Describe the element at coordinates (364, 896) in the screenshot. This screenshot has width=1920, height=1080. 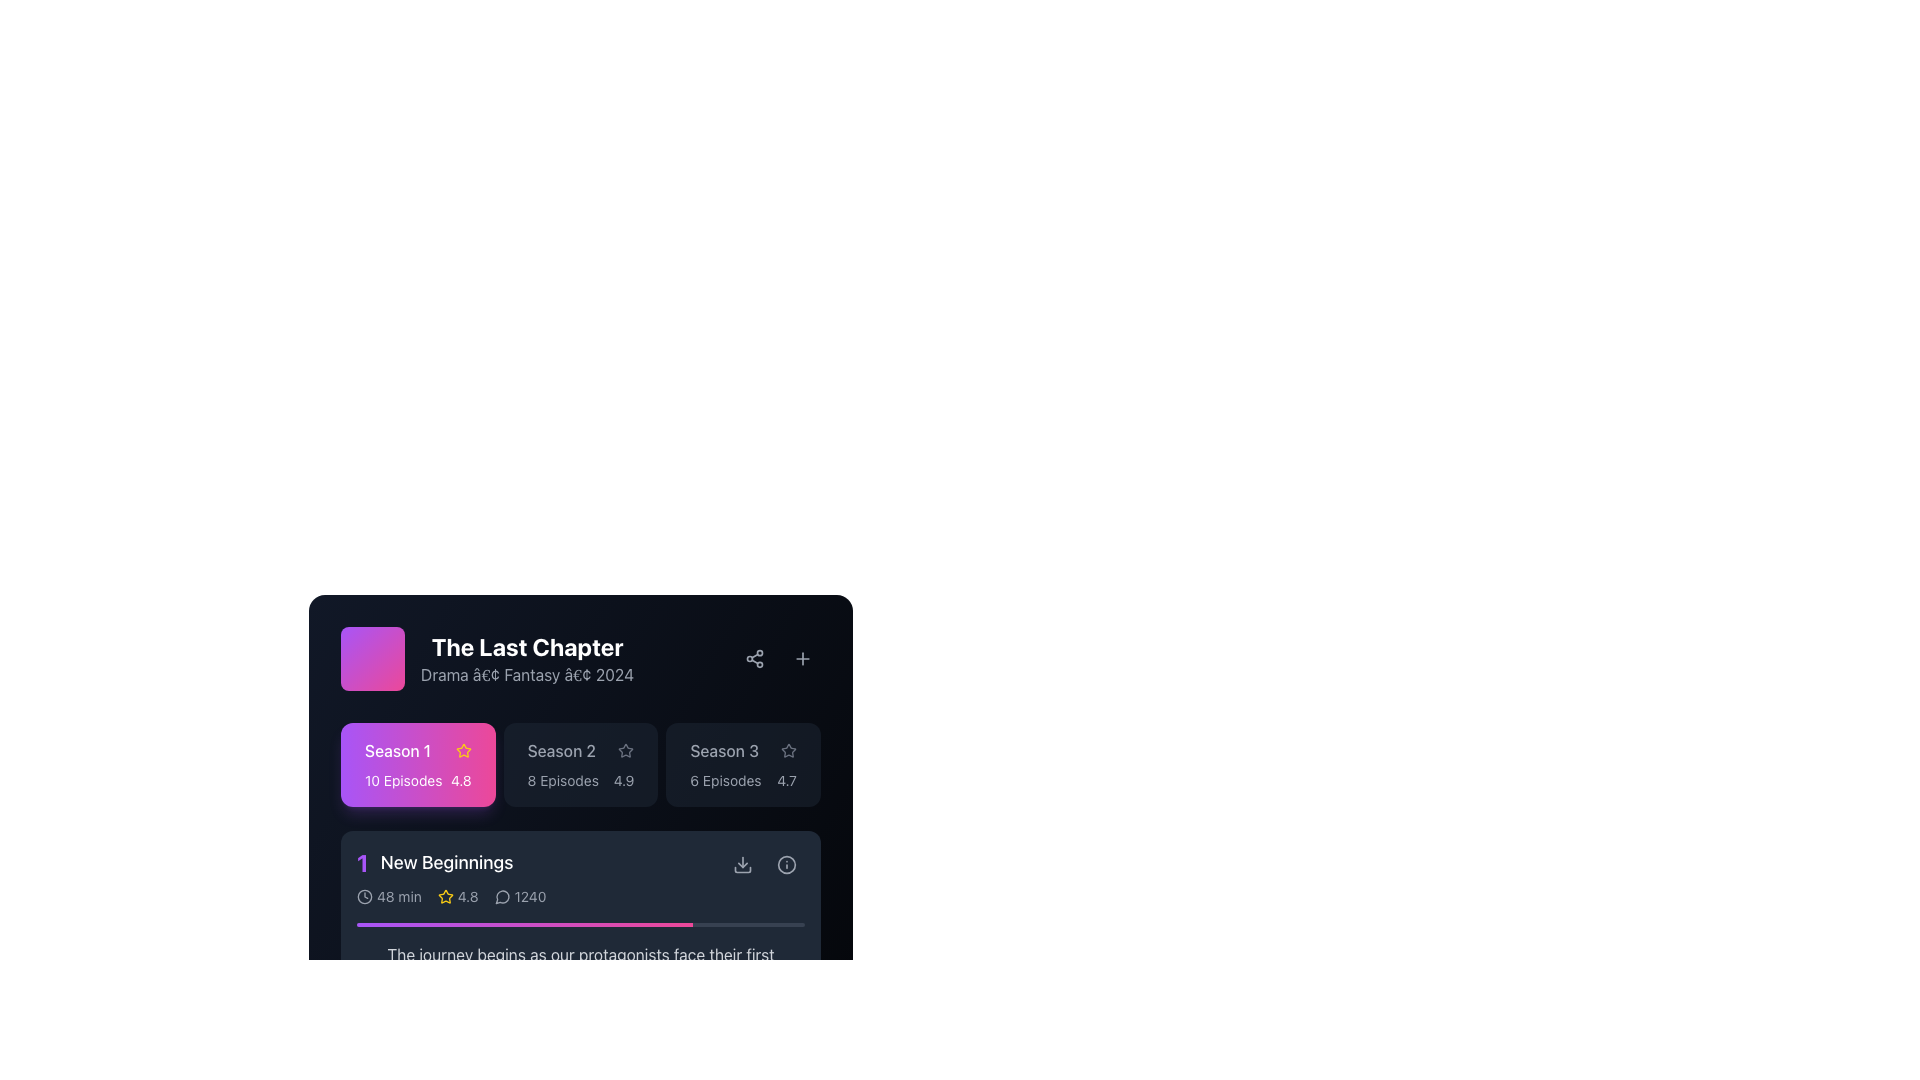
I see `the clock icon located at the beginning of the horizontal layout, which is followed by the text '48 min' under the episode titled 'New Beginnings' in 'Season 1'` at that location.